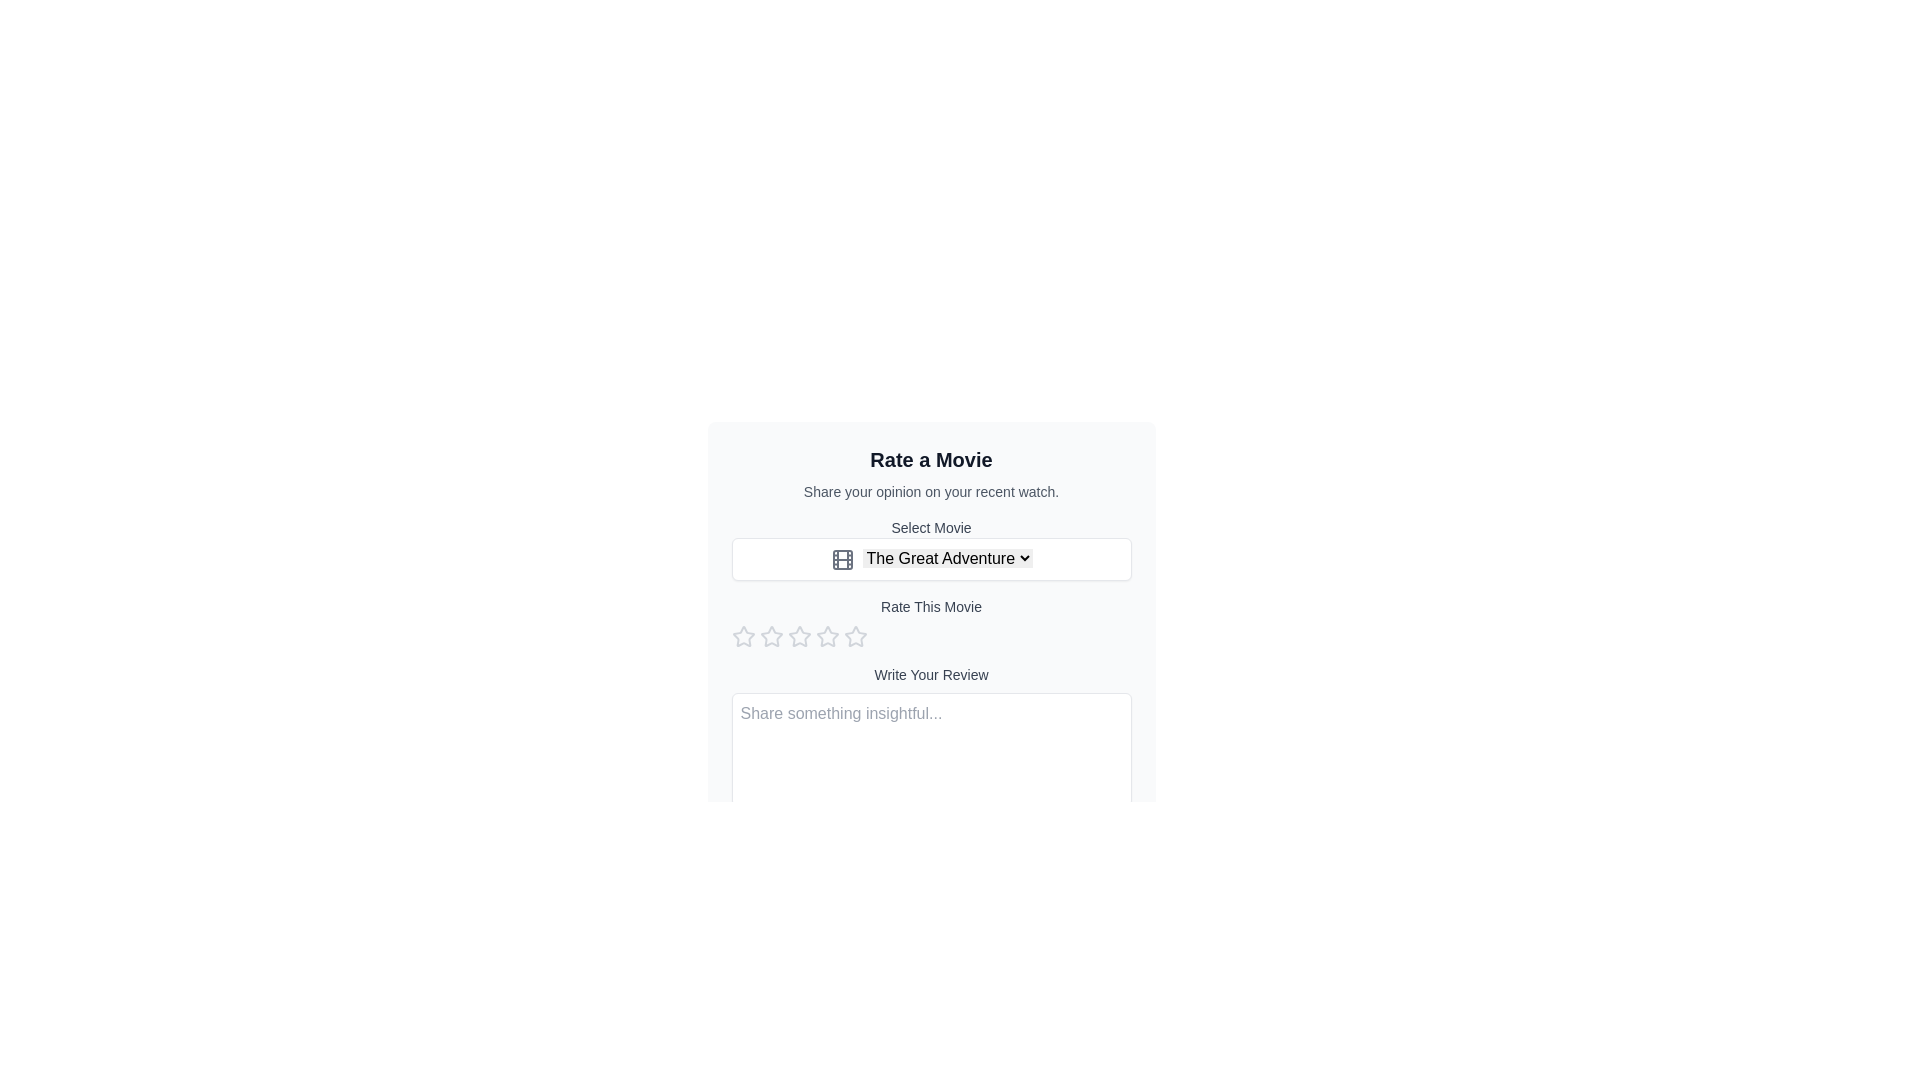 This screenshot has width=1920, height=1080. I want to click on the Text Label that instructs users about the rating widget located at the top center of the 'Rate a Movie' section, so click(930, 605).